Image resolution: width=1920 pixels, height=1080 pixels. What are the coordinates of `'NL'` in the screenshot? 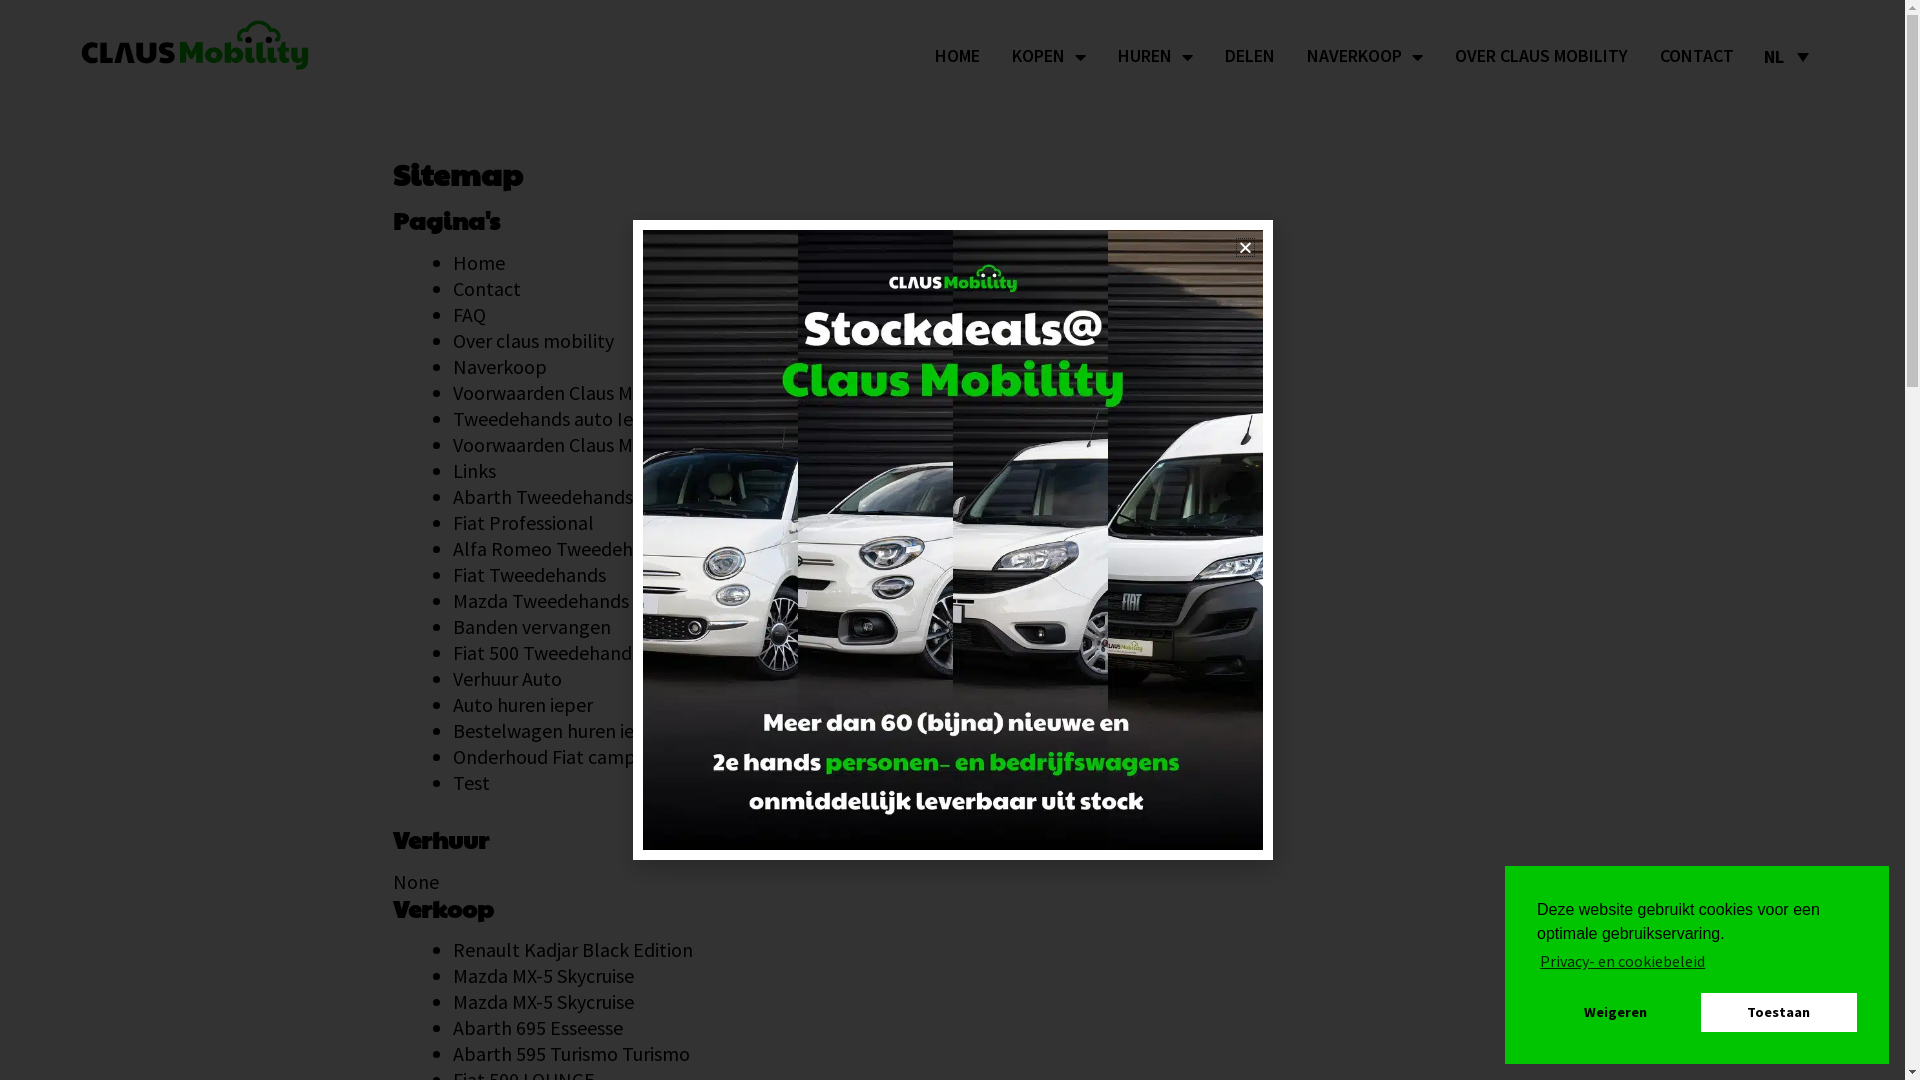 It's located at (1786, 55).